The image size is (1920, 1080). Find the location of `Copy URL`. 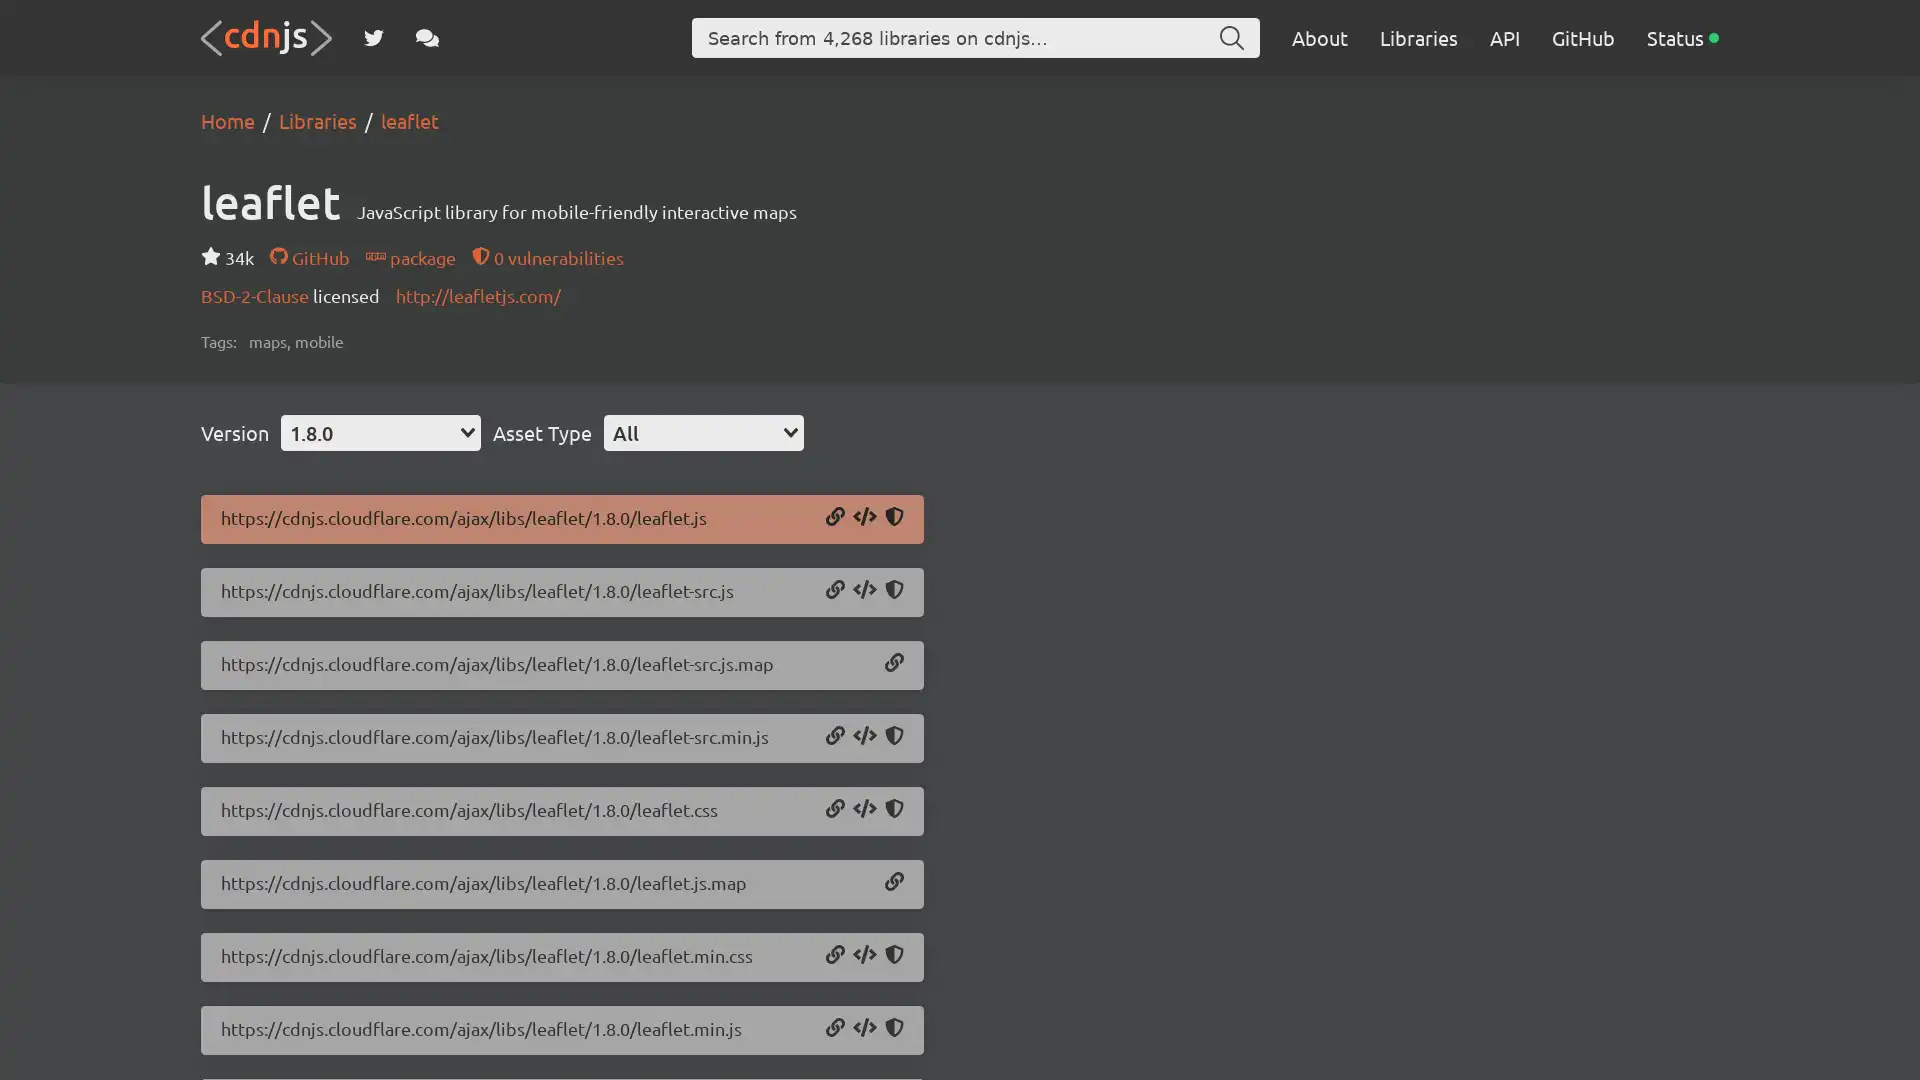

Copy URL is located at coordinates (835, 517).